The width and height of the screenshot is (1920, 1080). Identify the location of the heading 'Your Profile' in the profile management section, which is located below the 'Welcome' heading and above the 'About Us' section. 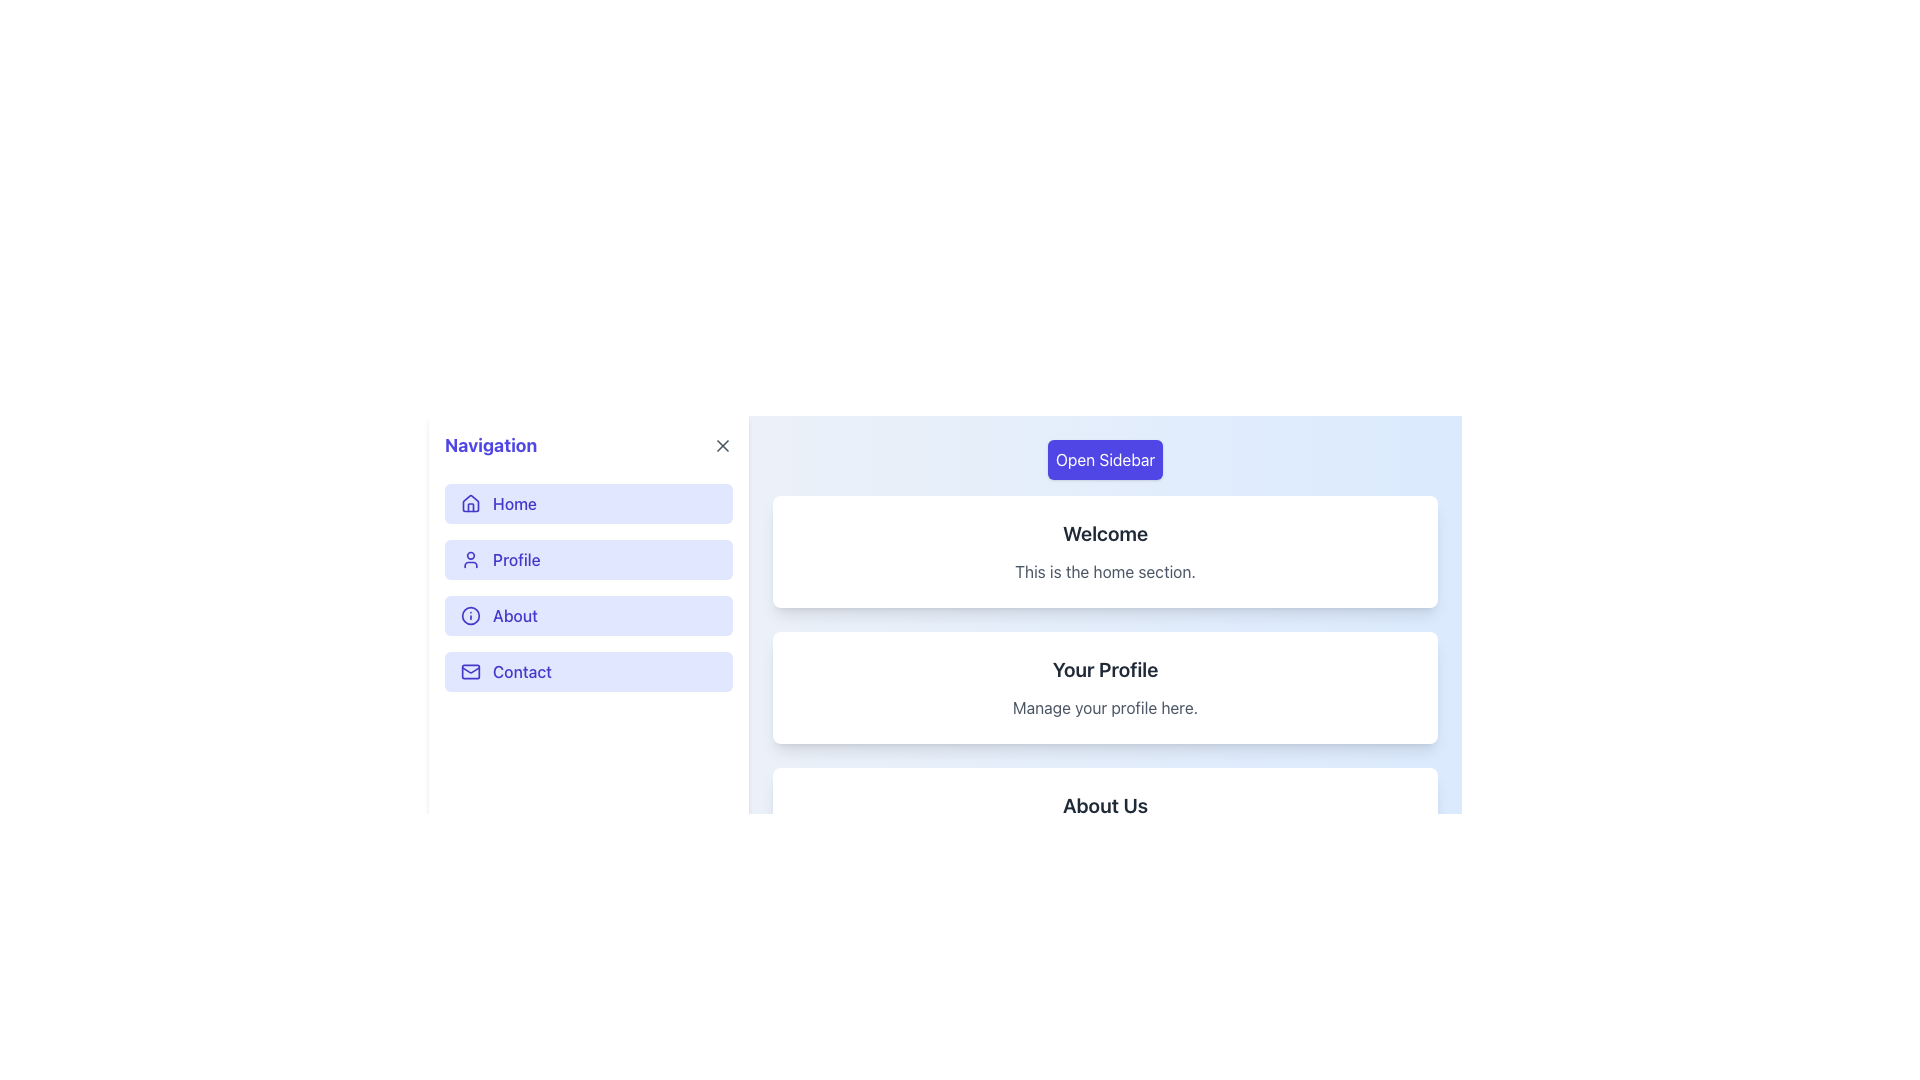
(1104, 670).